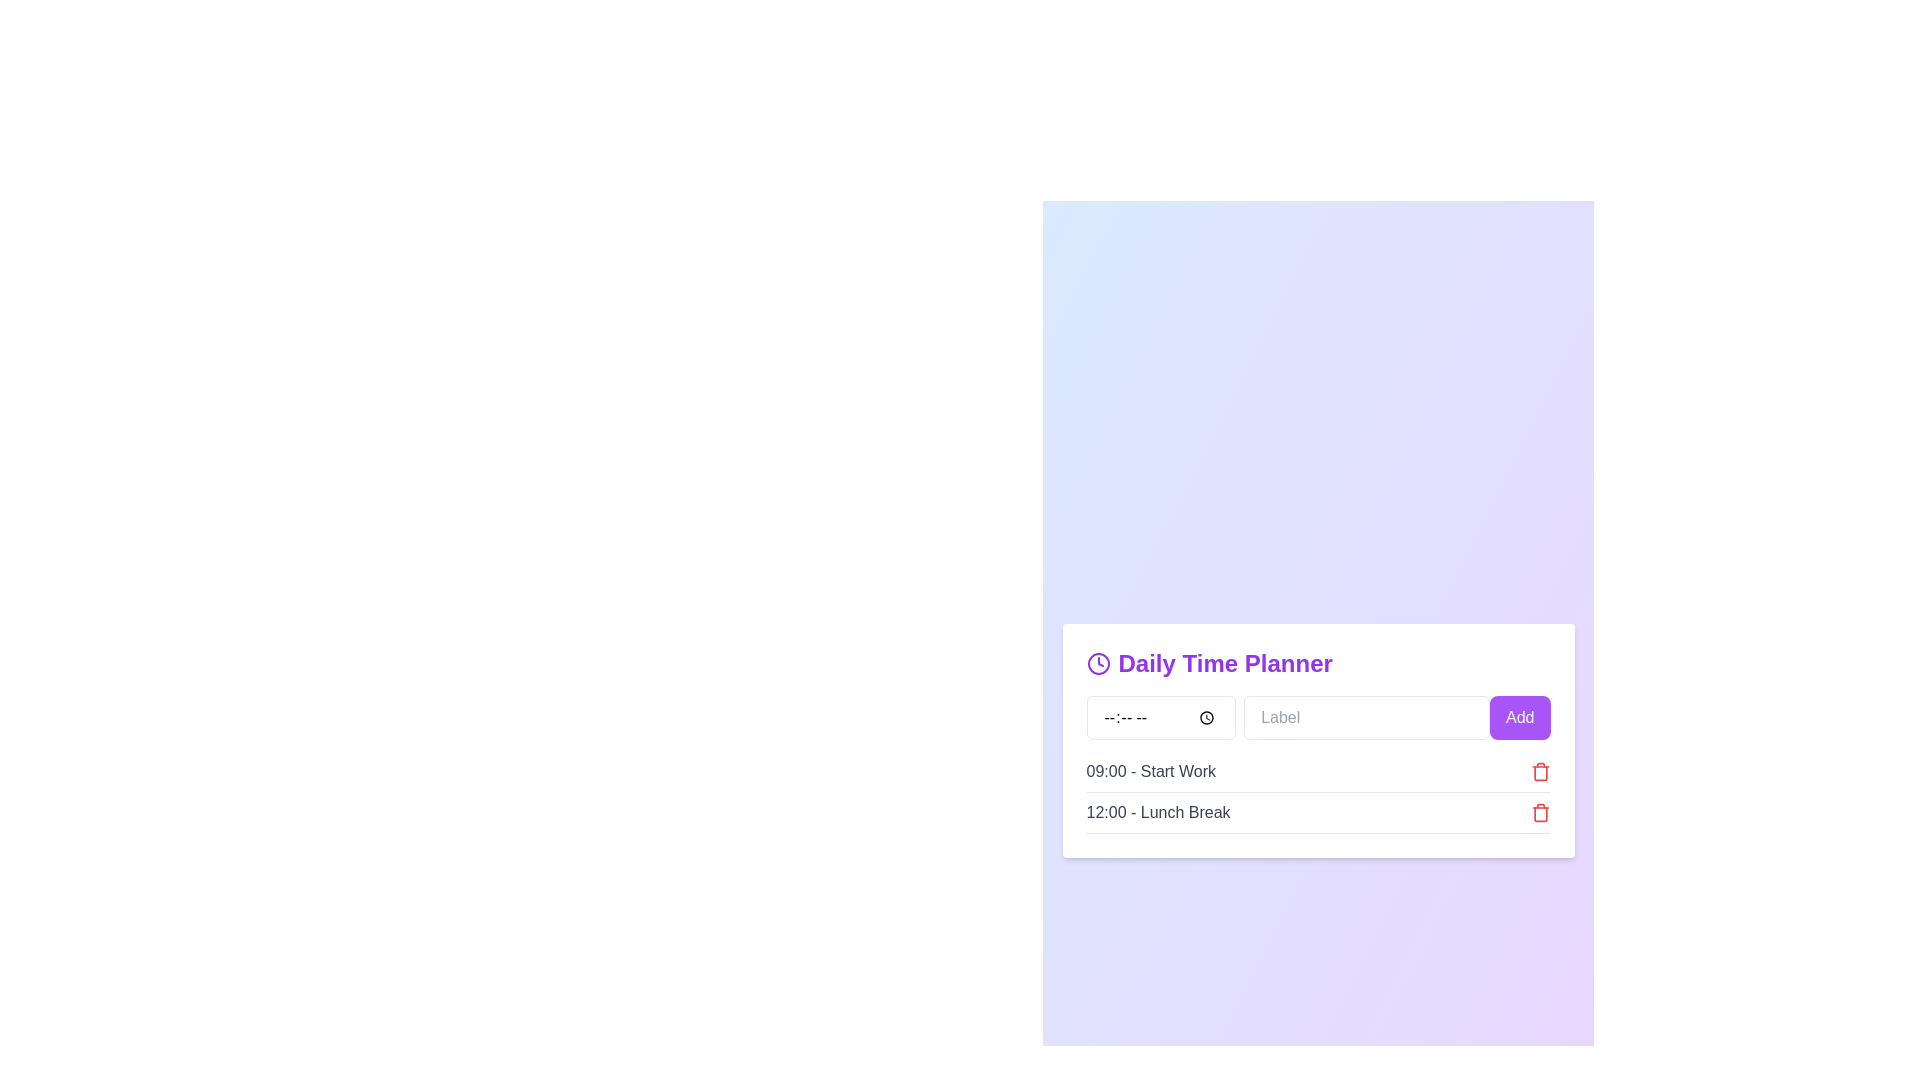 The width and height of the screenshot is (1920, 1080). Describe the element at coordinates (1097, 663) in the screenshot. I see `the circular SVG element with a purple border and white fill, which is part of the clock icon located to the left of the 'Daily Time Planner' title` at that location.